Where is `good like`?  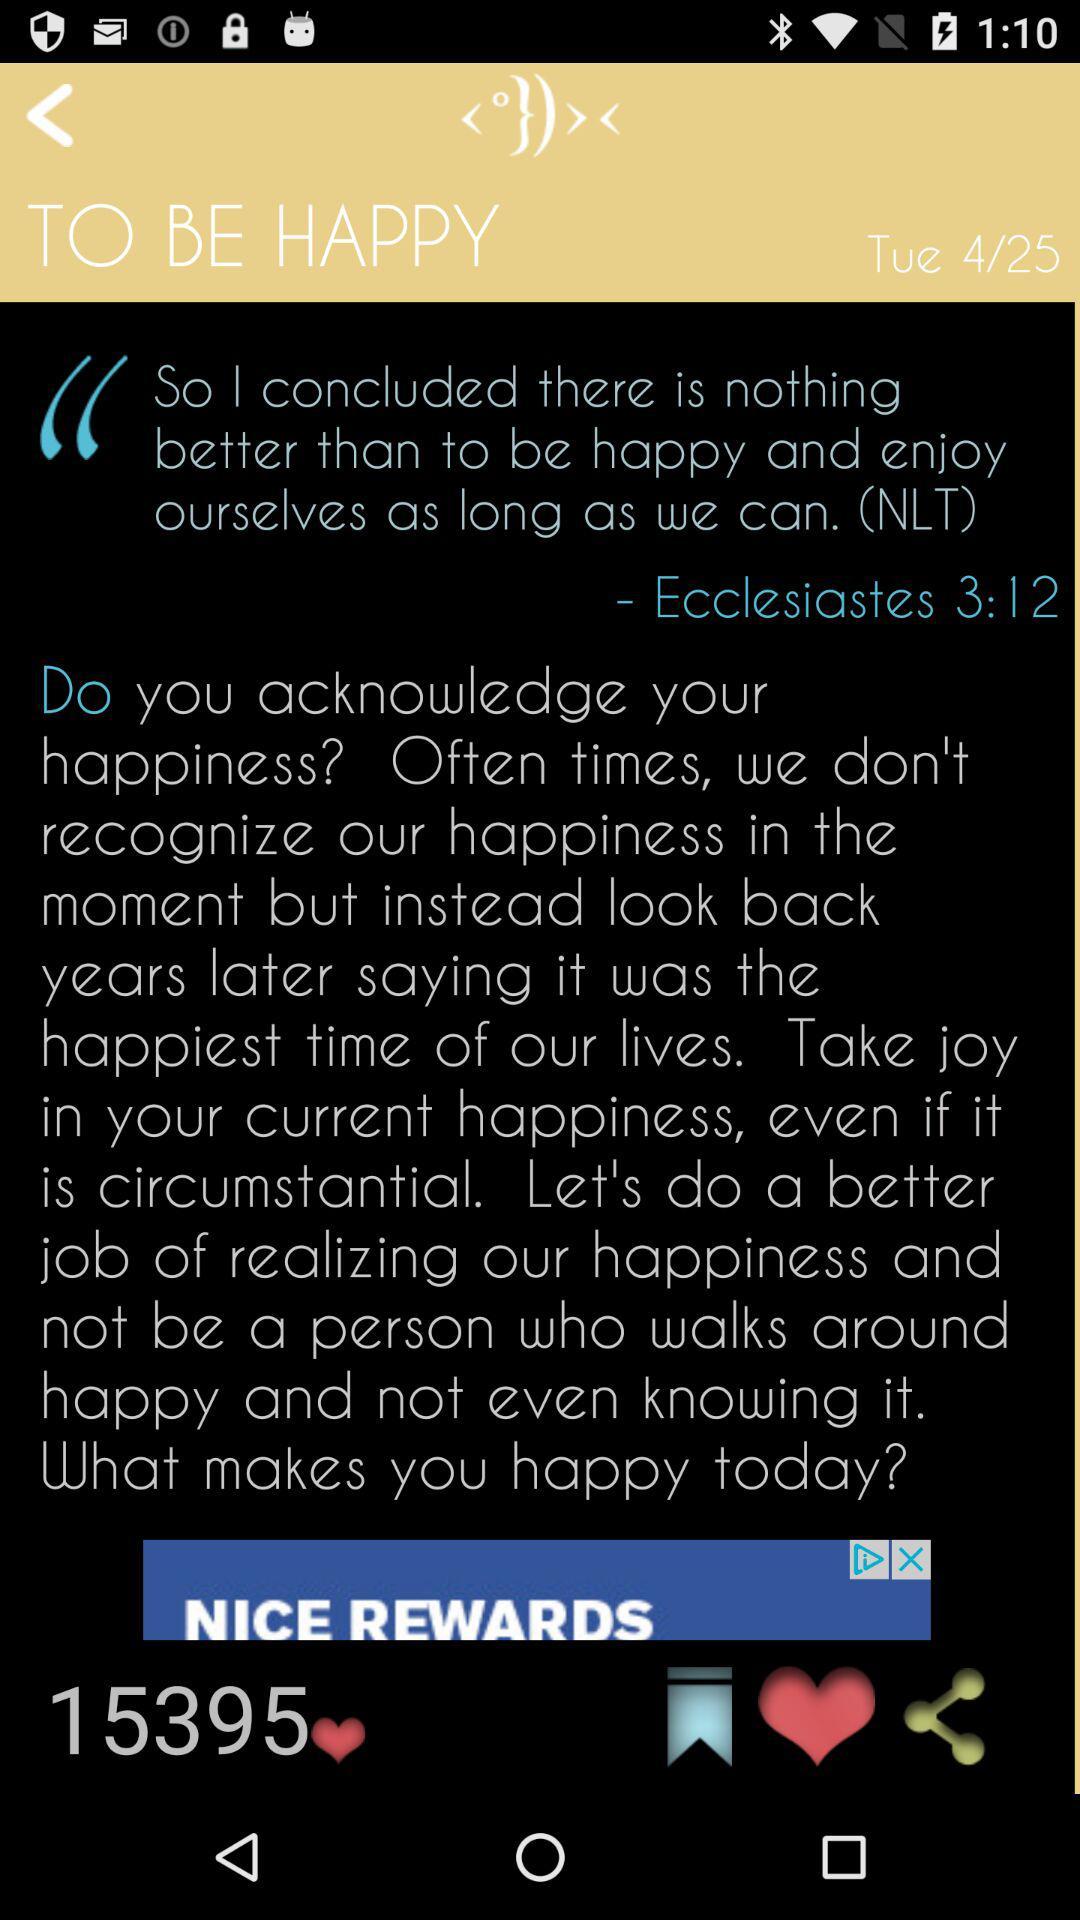 good like is located at coordinates (816, 1716).